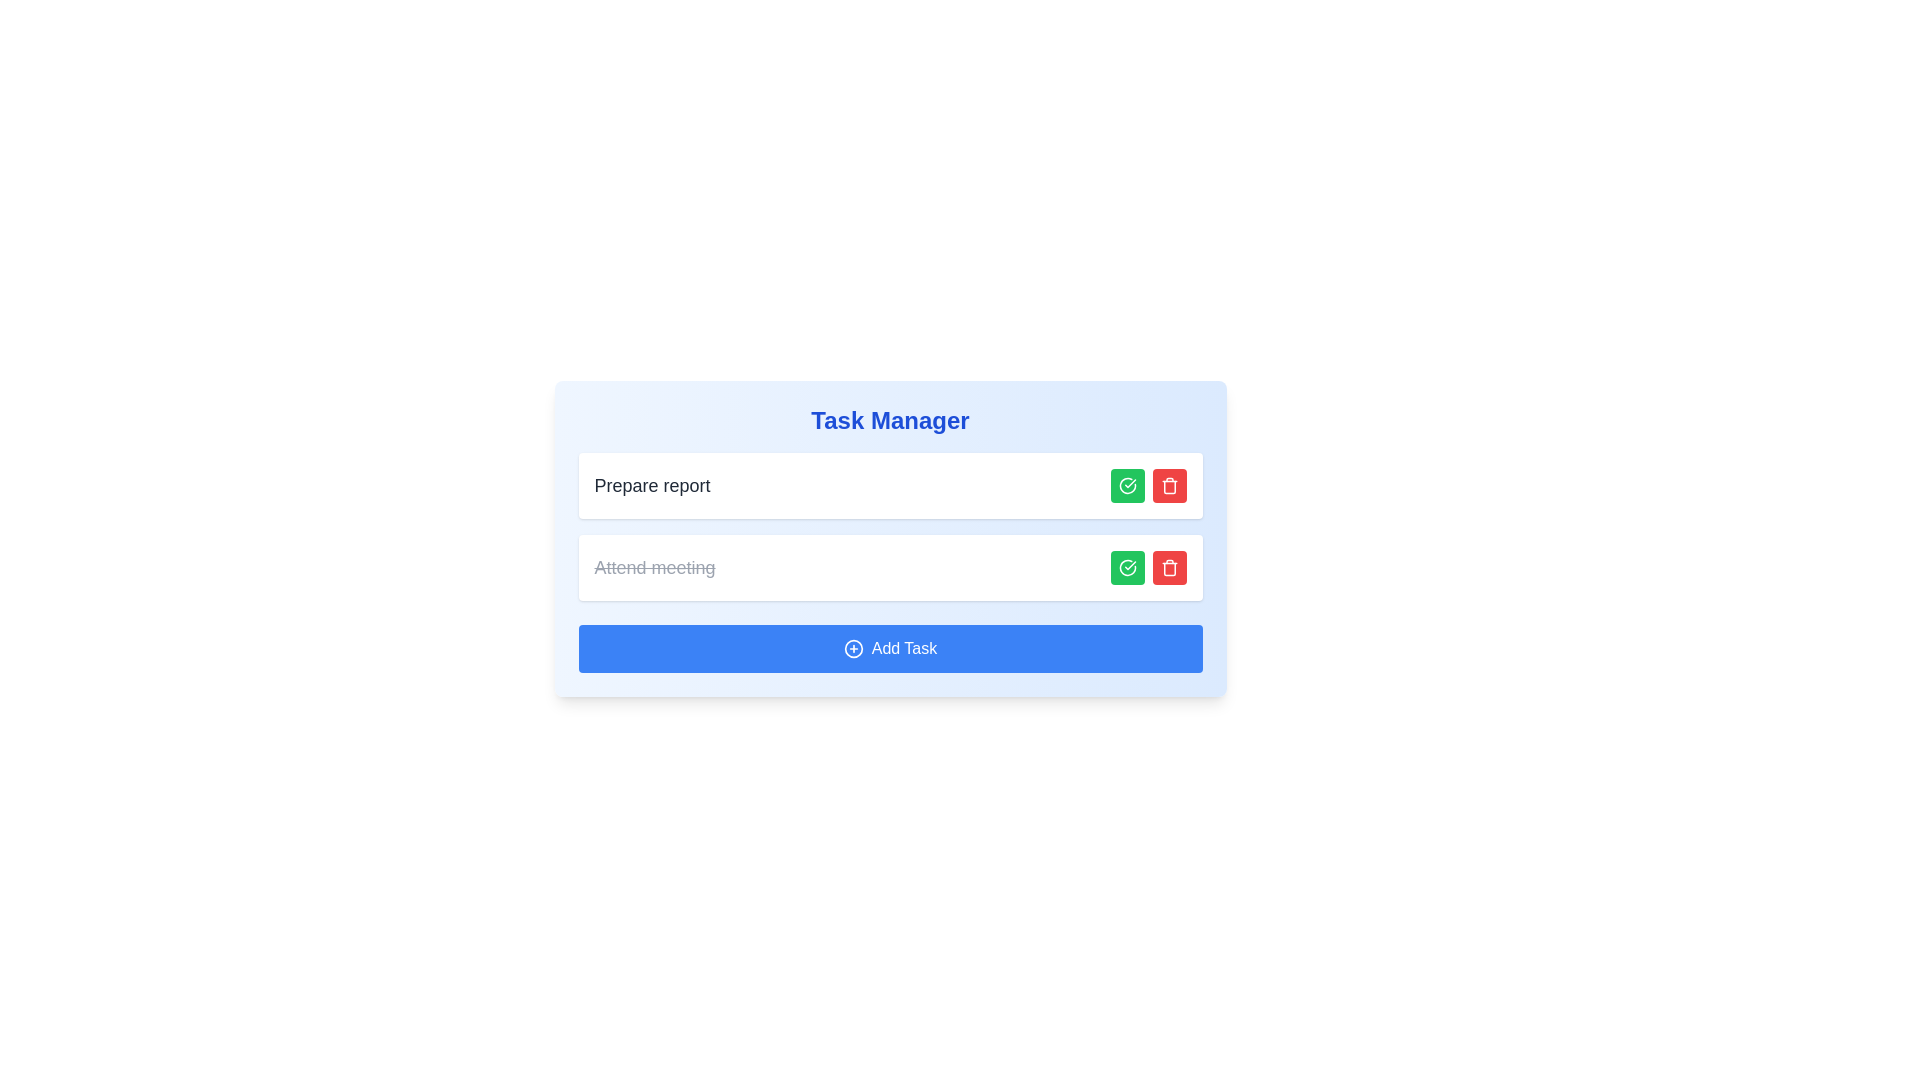  Describe the element at coordinates (1169, 486) in the screenshot. I see `the trash can icon button with a red background, located to the far right of the 'Prepare report' task entry` at that location.